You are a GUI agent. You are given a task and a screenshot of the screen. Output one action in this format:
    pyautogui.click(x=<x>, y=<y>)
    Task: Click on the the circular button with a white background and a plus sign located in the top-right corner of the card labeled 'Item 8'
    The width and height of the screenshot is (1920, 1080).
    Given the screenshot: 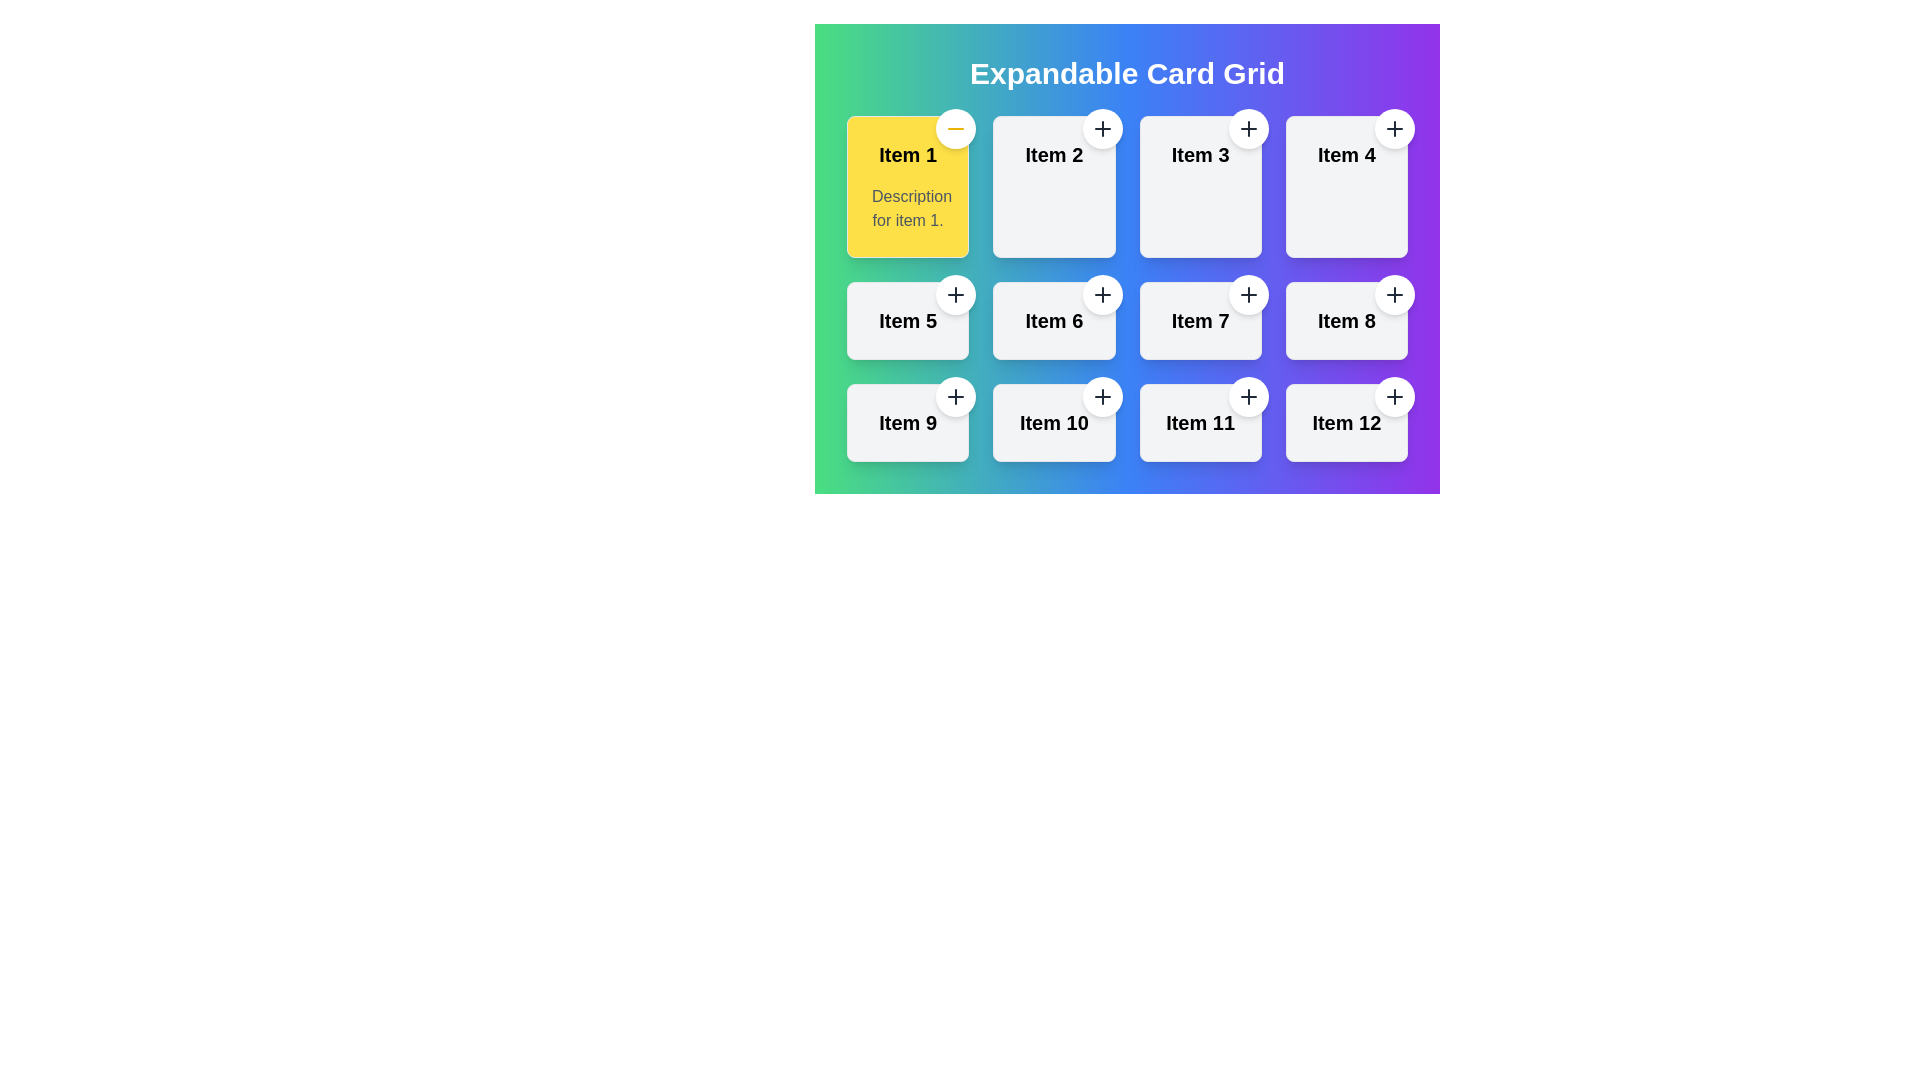 What is the action you would take?
    pyautogui.click(x=1394, y=294)
    